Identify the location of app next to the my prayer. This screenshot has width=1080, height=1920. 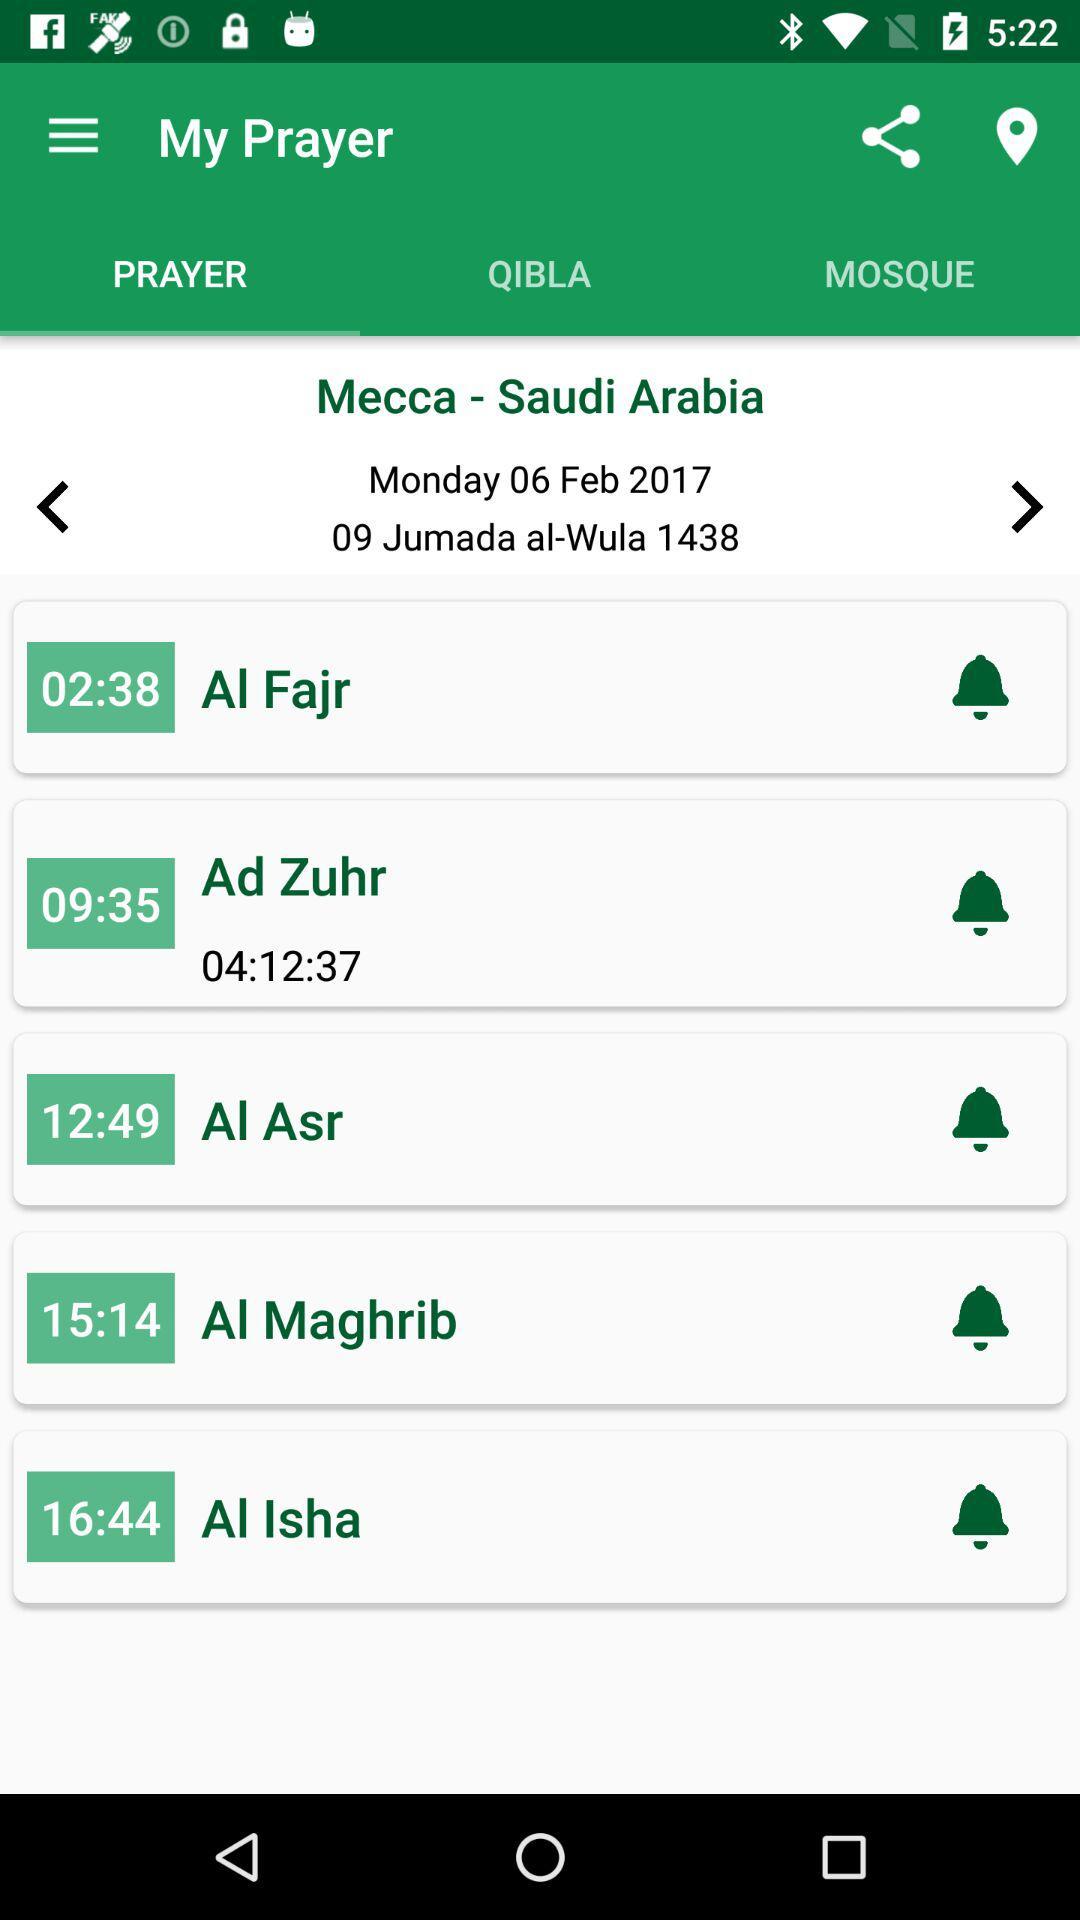
(890, 135).